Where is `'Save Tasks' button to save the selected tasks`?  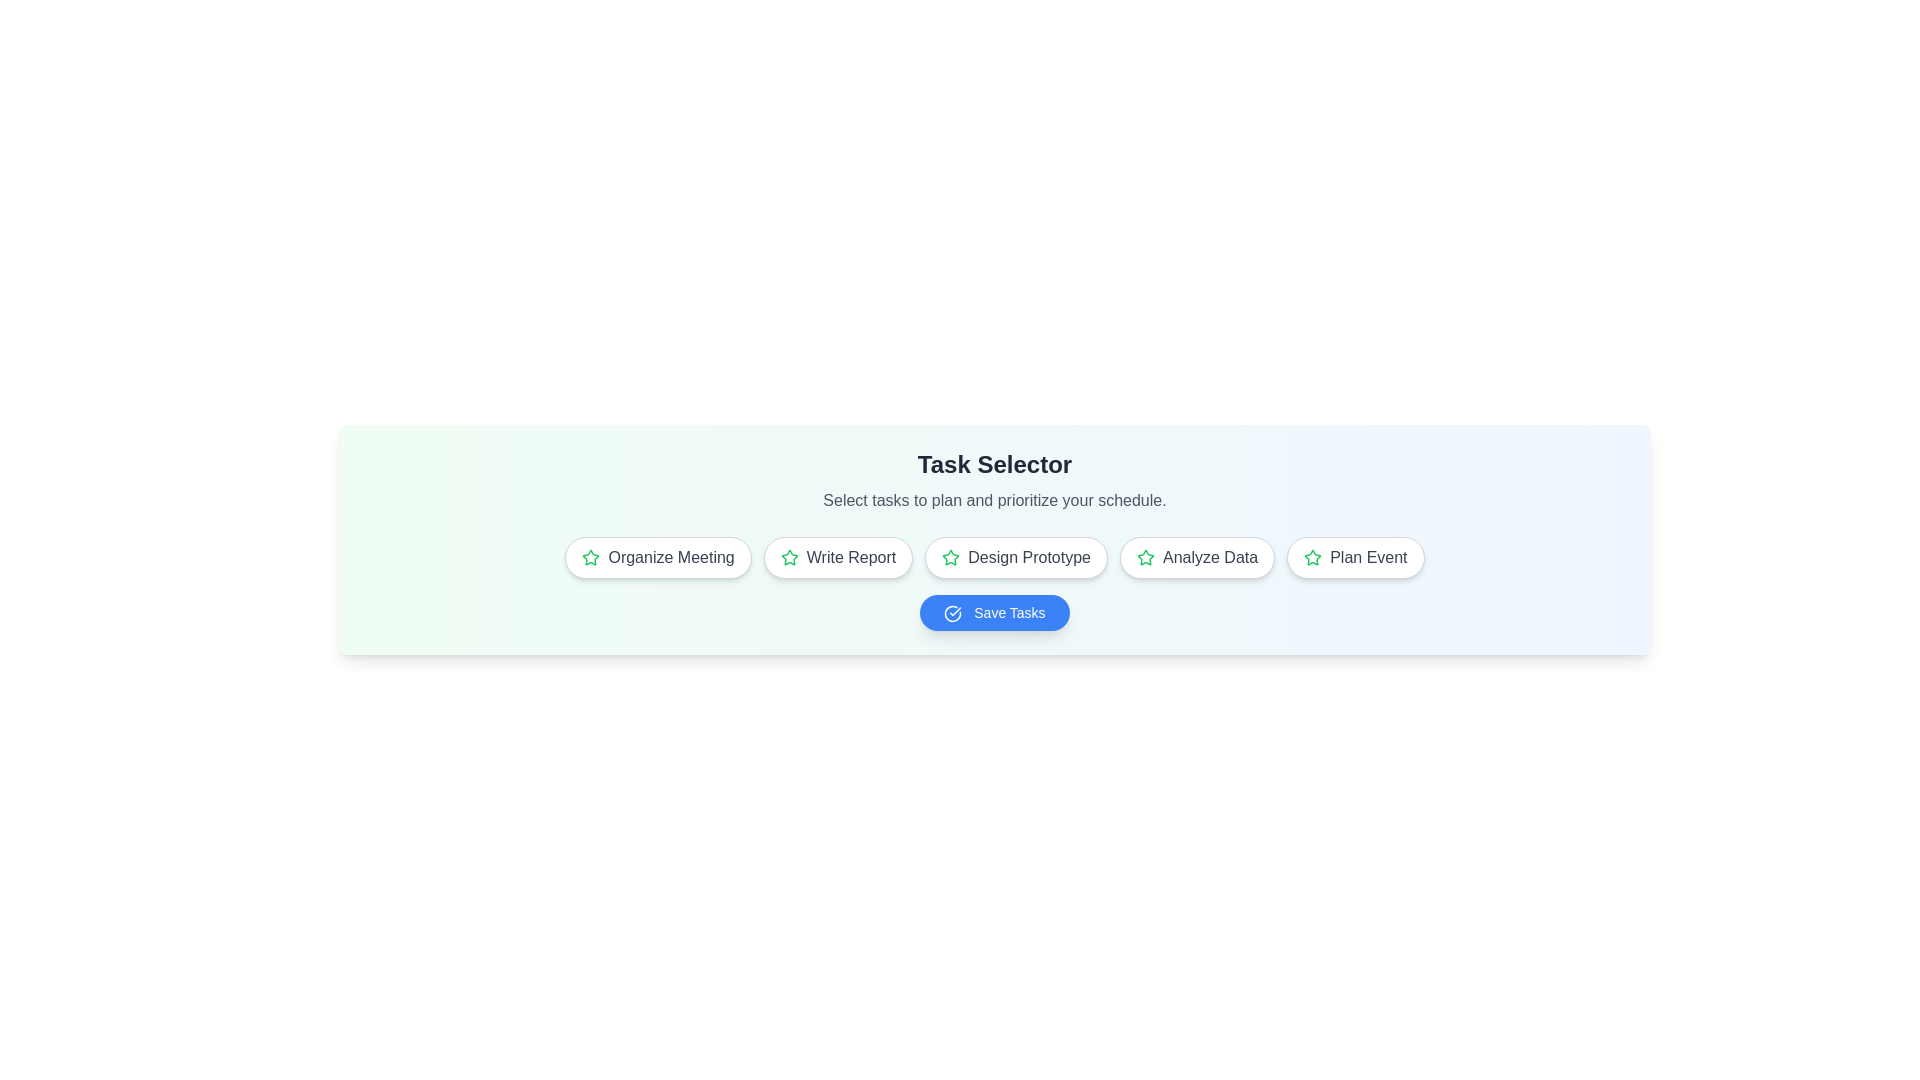
'Save Tasks' button to save the selected tasks is located at coordinates (994, 612).